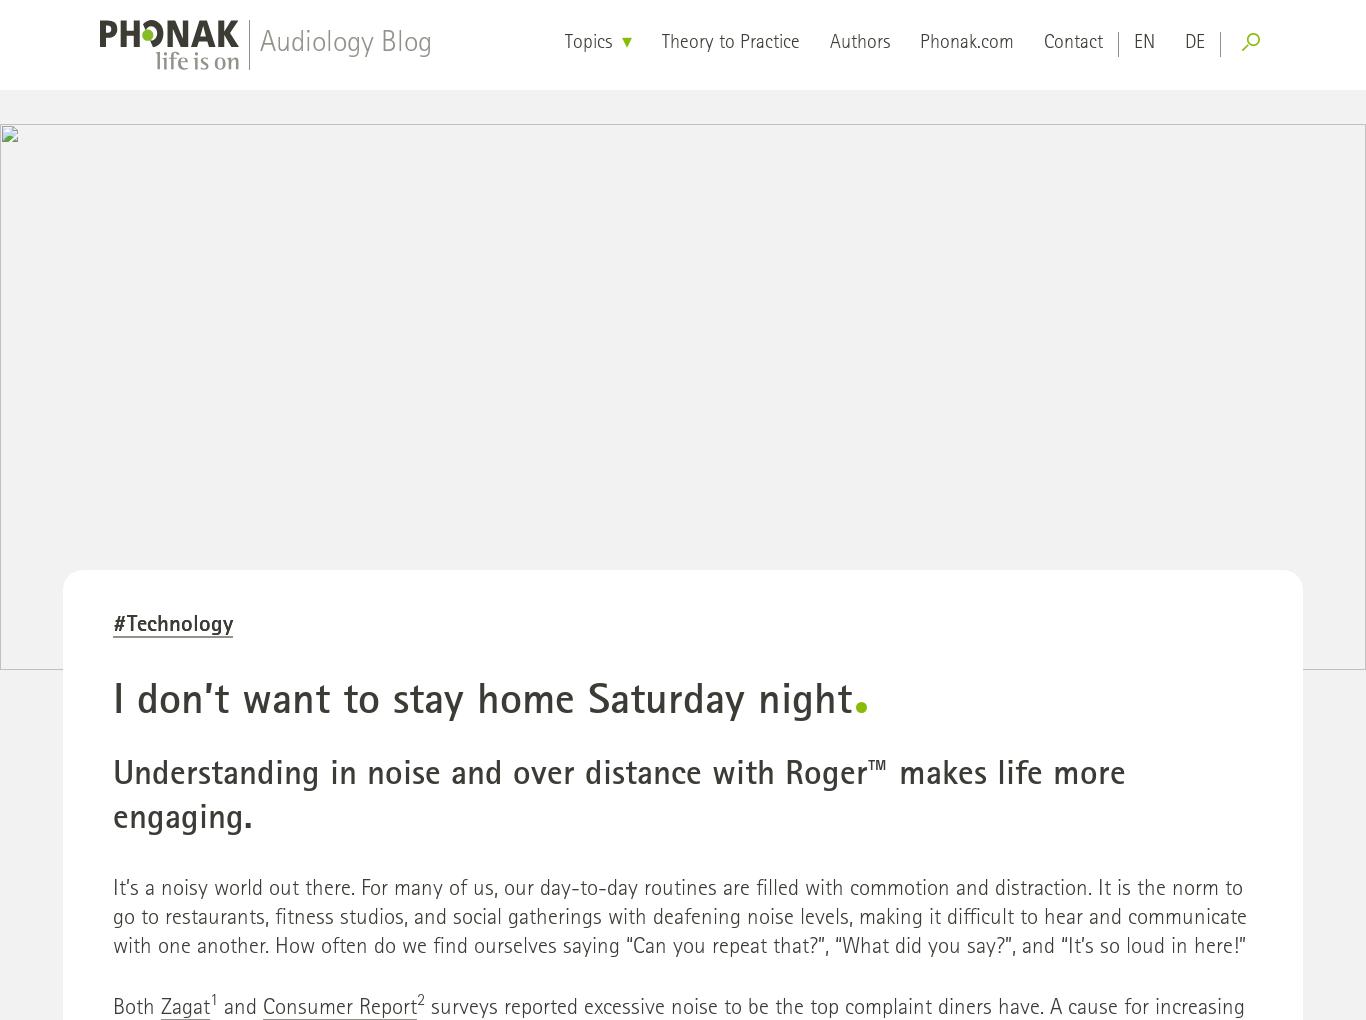  What do you see at coordinates (1072, 42) in the screenshot?
I see `'Contact'` at bounding box center [1072, 42].